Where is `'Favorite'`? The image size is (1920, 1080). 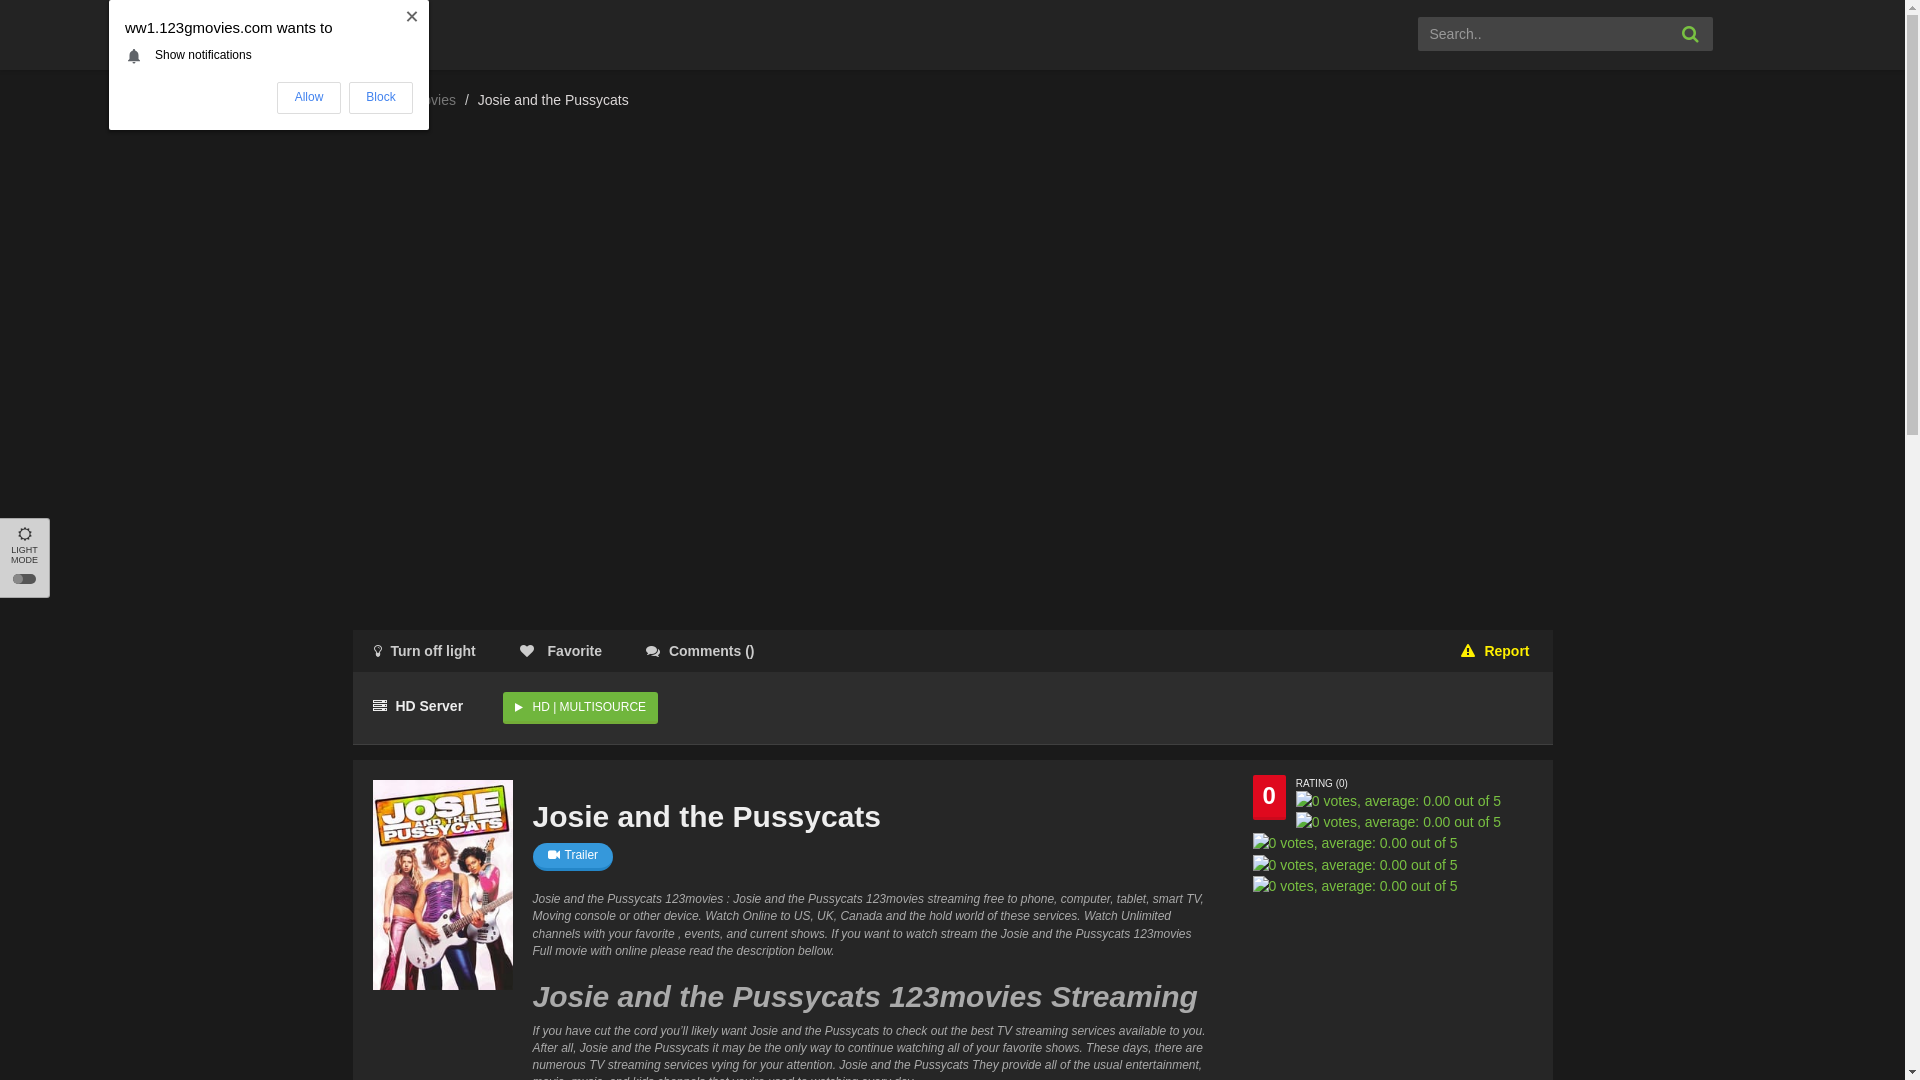 'Favorite' is located at coordinates (499, 651).